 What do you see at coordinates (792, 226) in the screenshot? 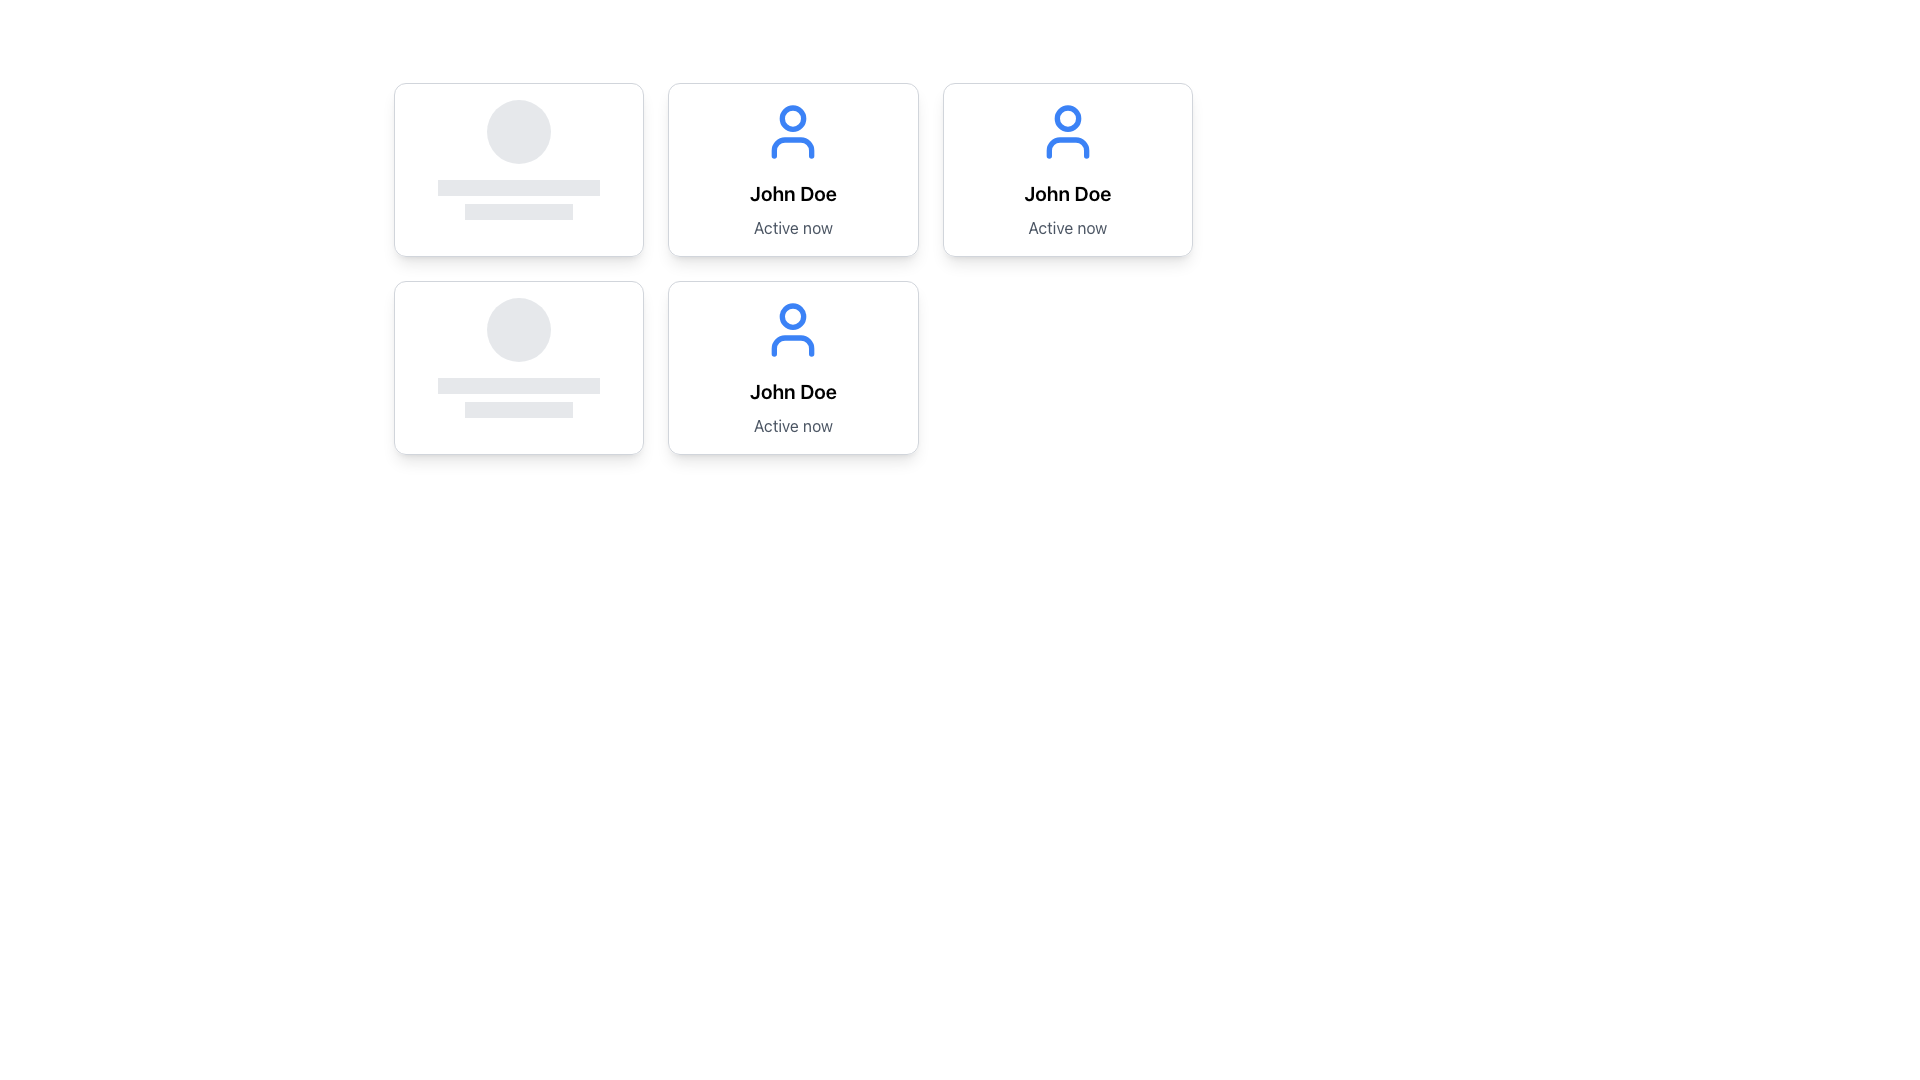
I see `text label displaying 'Active now', which indicates the user's current status, located at the bottom of the profile card layout` at bounding box center [792, 226].